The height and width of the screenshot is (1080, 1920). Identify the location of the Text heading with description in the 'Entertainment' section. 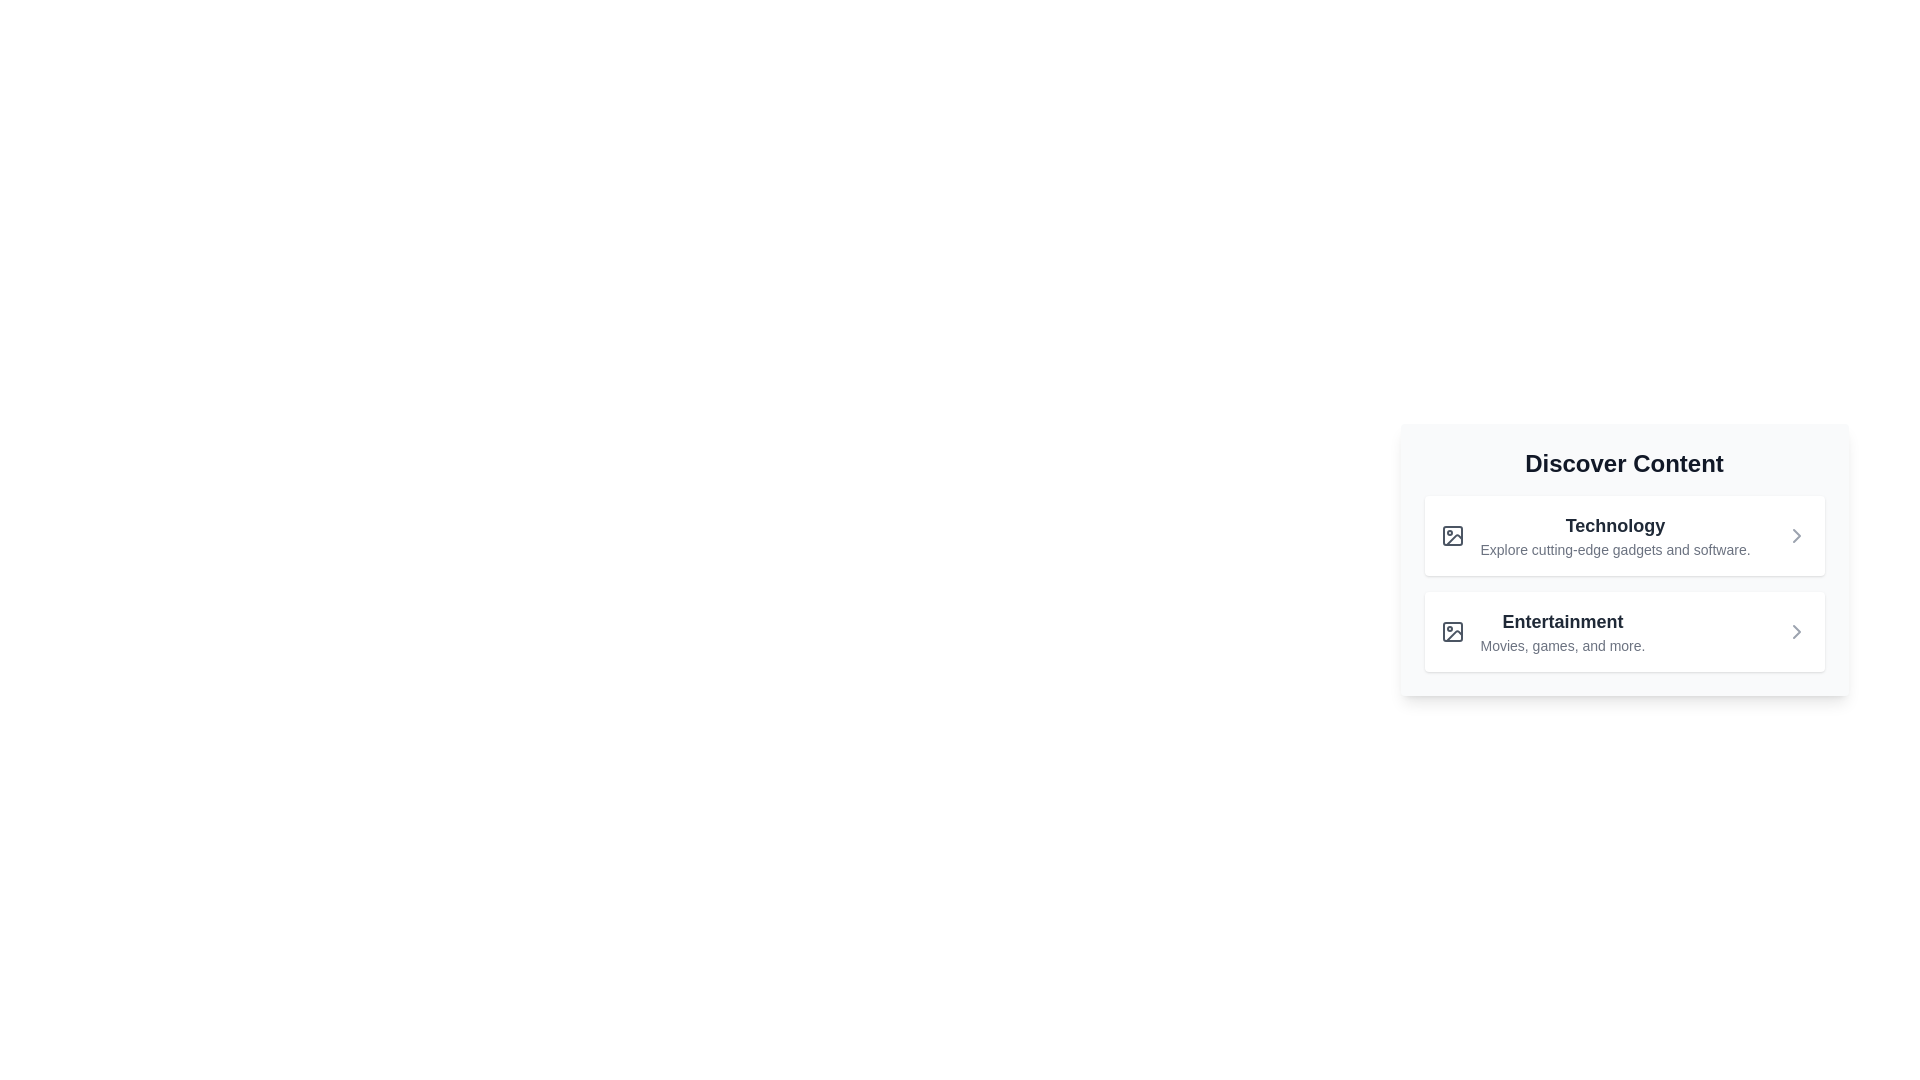
(1562, 632).